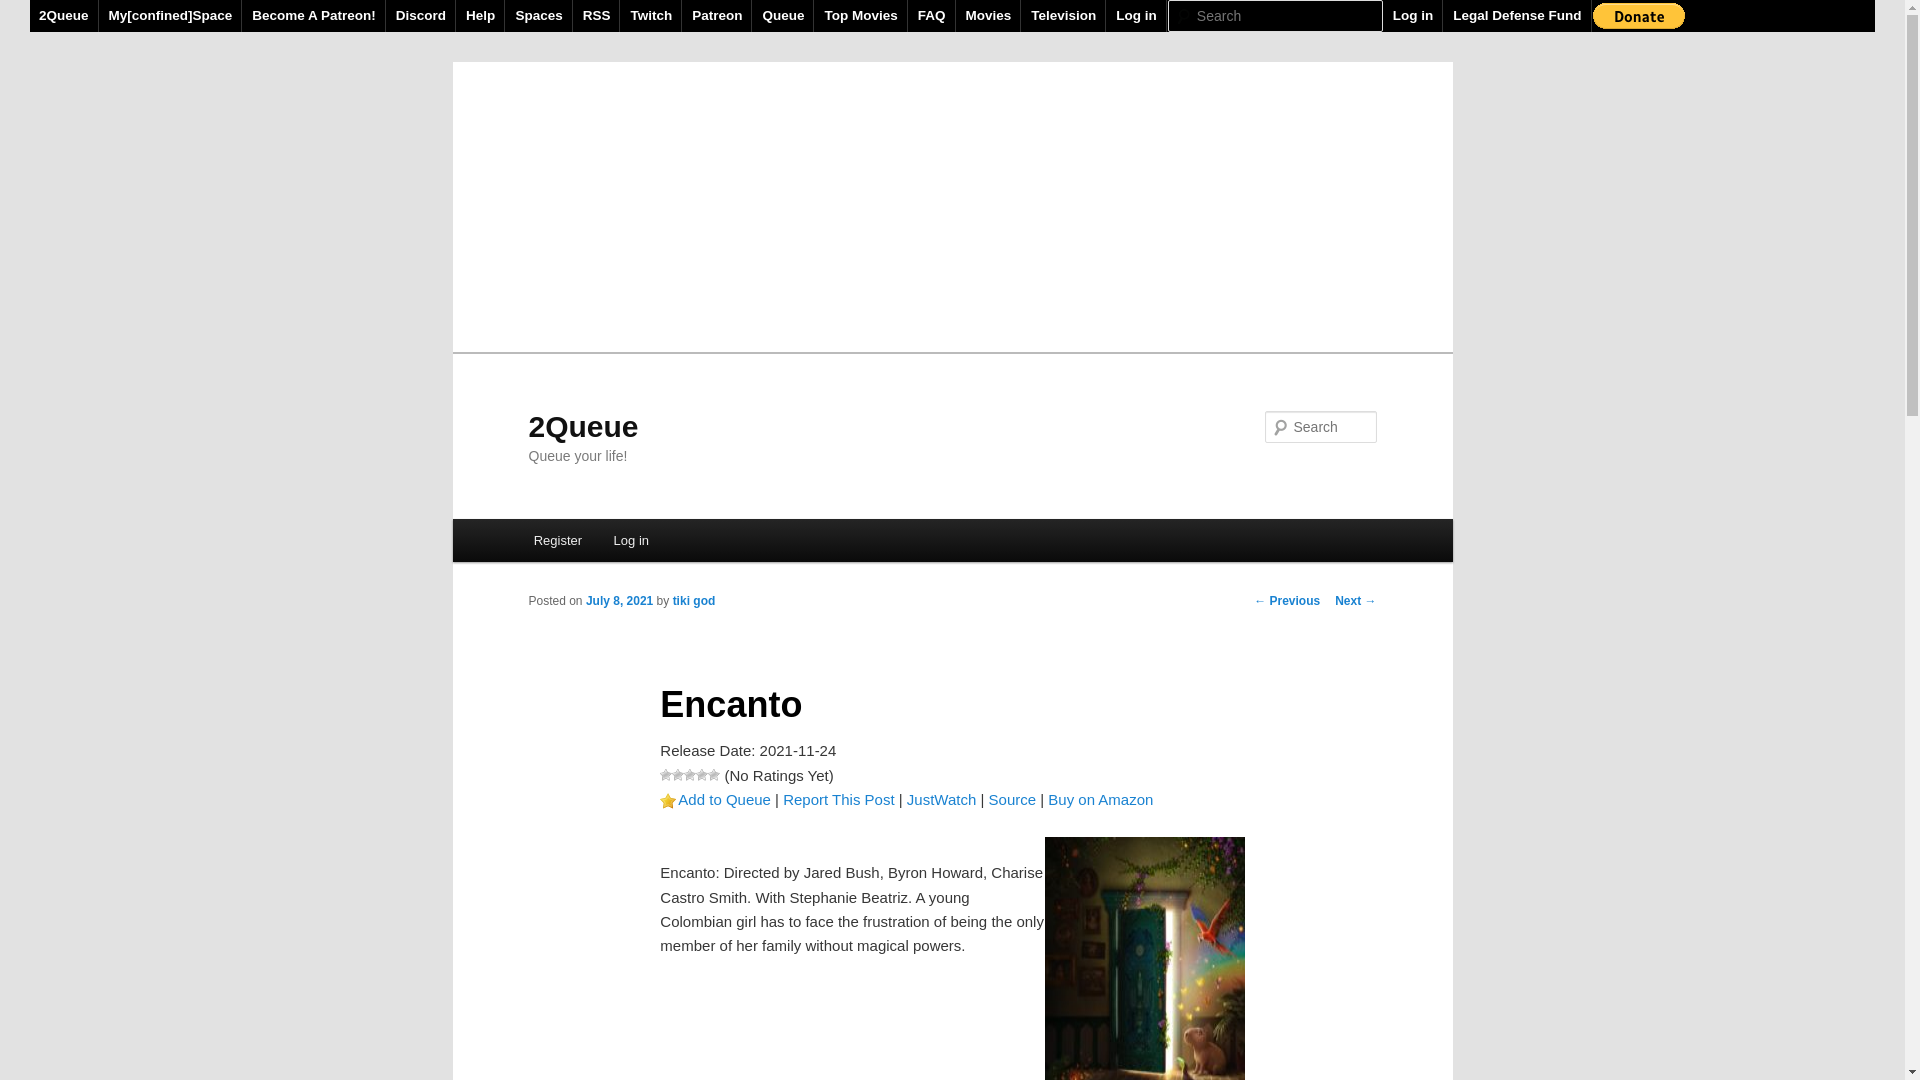  I want to click on '2 Stars', so click(677, 774).